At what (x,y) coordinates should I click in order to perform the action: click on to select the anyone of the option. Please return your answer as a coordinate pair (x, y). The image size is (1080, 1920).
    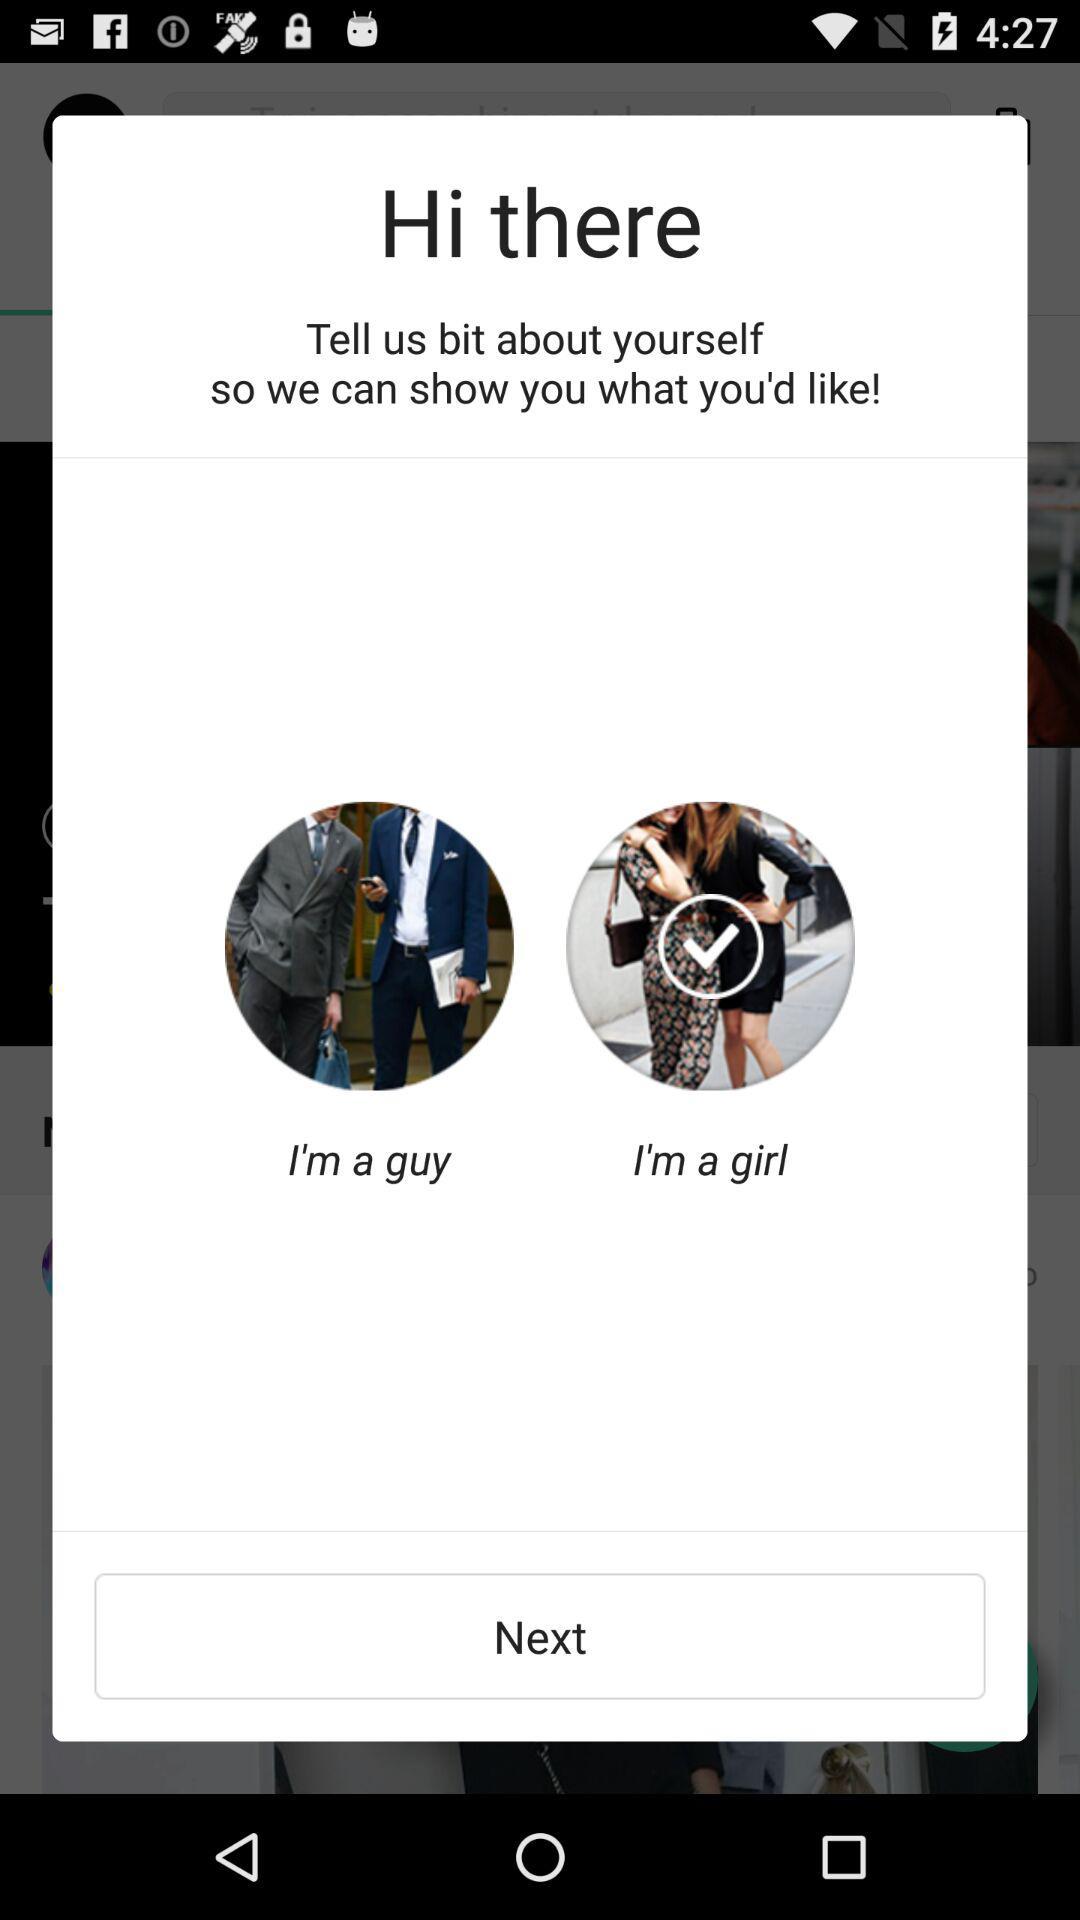
    Looking at the image, I should click on (369, 945).